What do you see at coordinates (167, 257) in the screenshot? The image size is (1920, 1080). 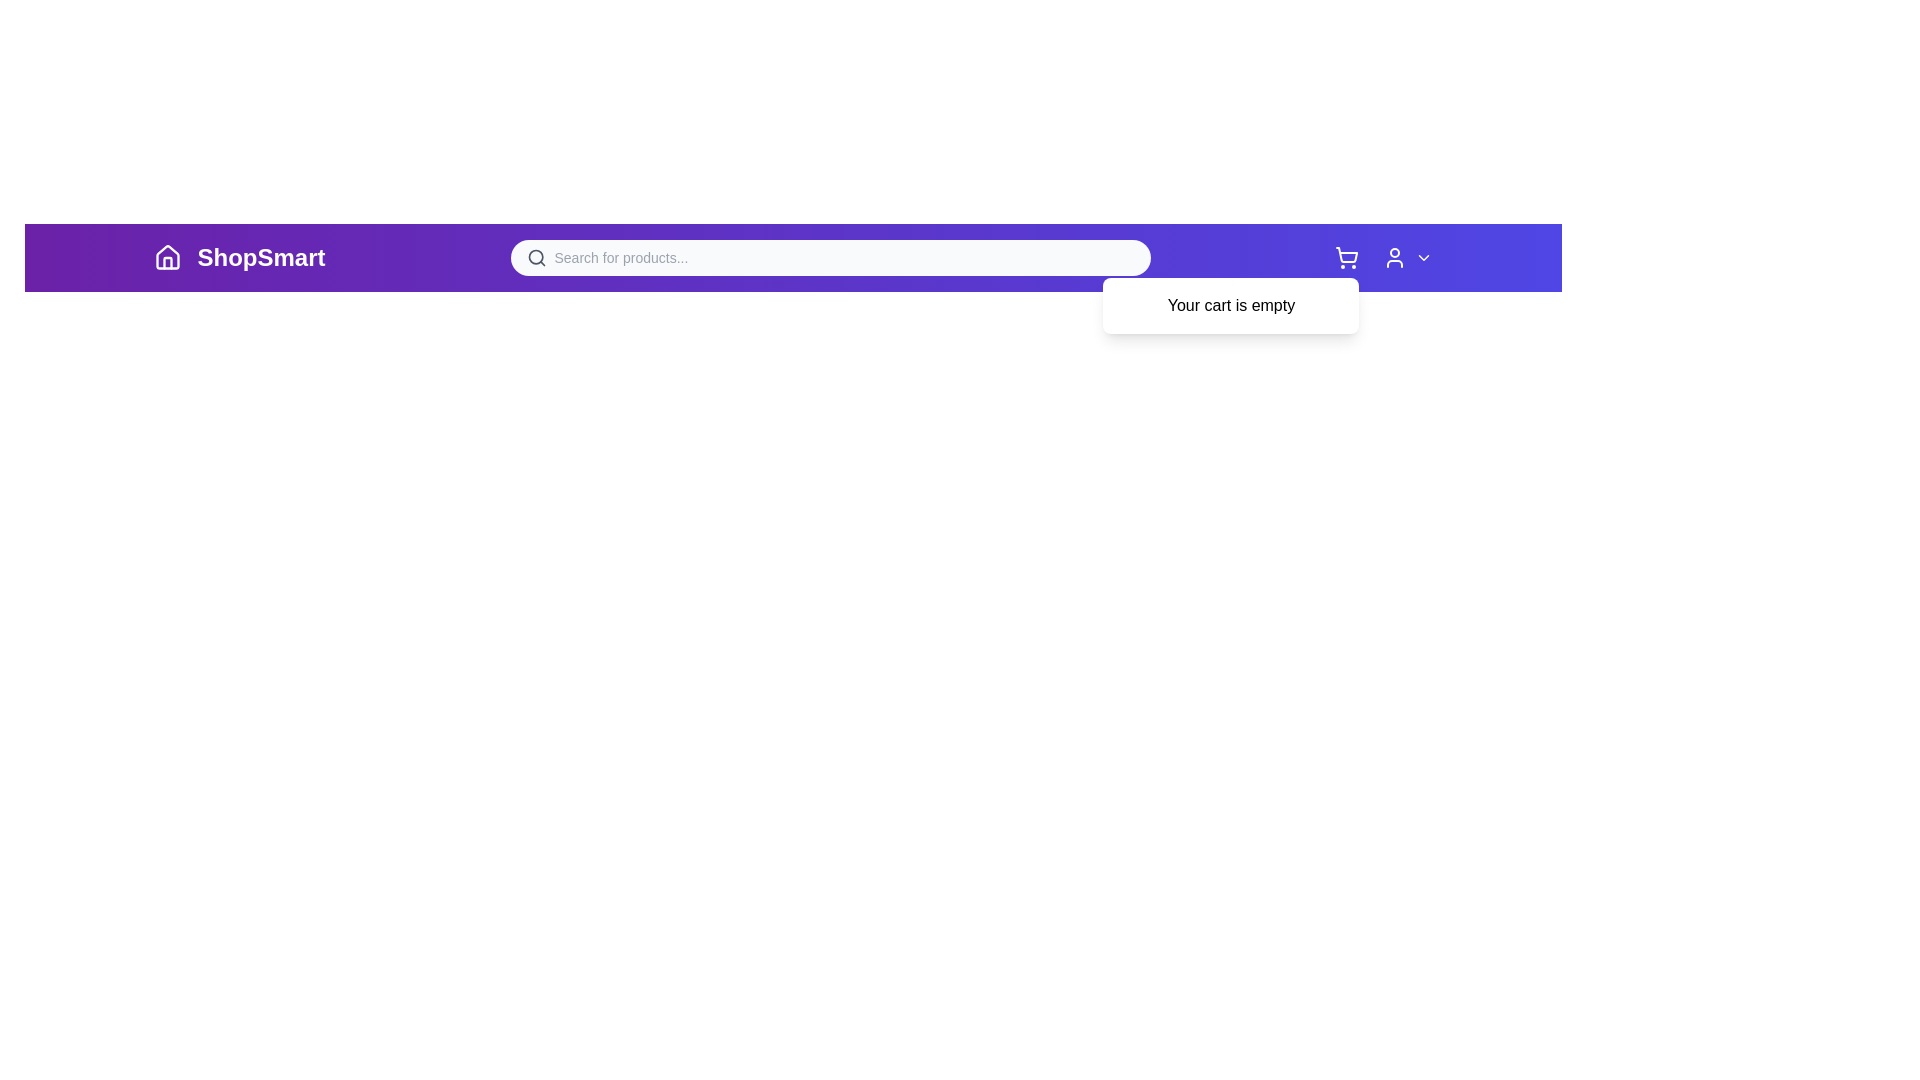 I see `the house icon with a white outline on a purple background located in the navigation header` at bounding box center [167, 257].